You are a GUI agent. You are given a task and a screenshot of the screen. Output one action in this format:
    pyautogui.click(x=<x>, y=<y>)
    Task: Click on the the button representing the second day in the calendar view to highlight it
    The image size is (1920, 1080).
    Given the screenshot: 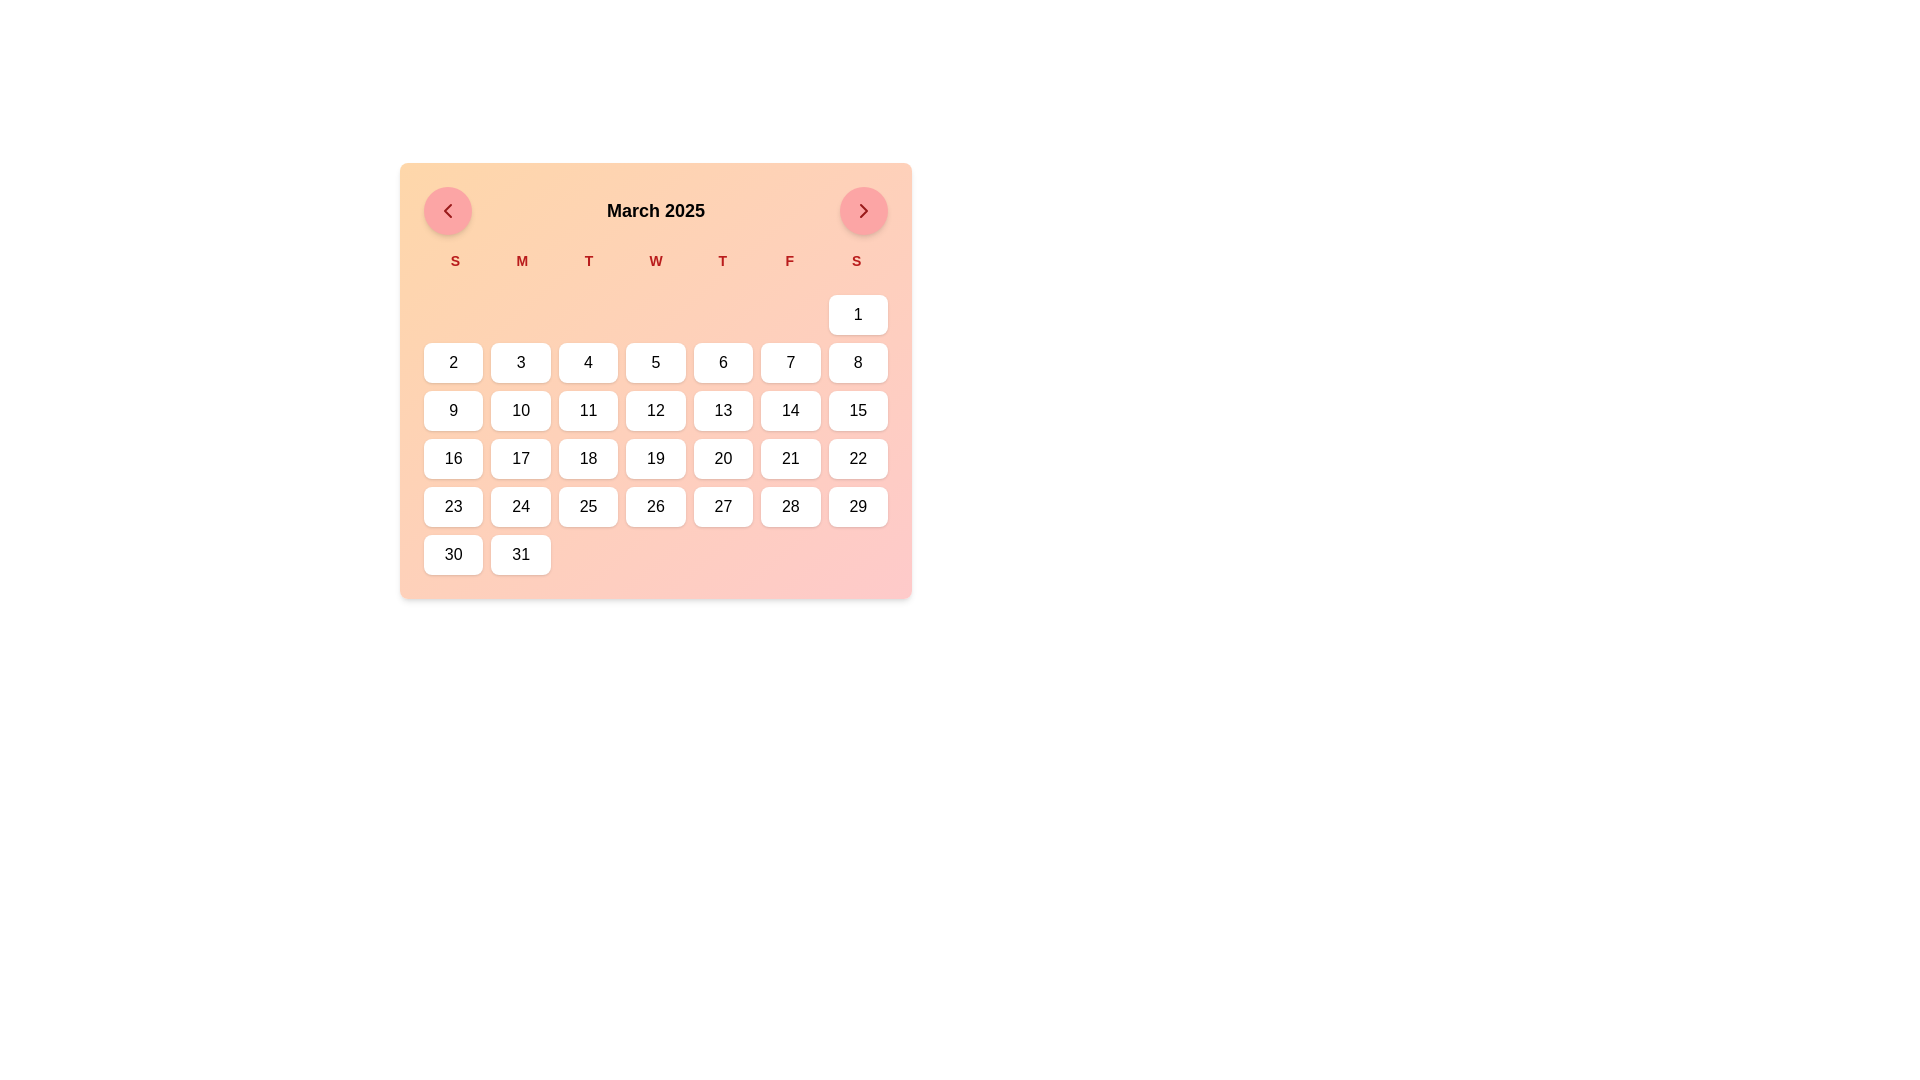 What is the action you would take?
    pyautogui.click(x=452, y=362)
    